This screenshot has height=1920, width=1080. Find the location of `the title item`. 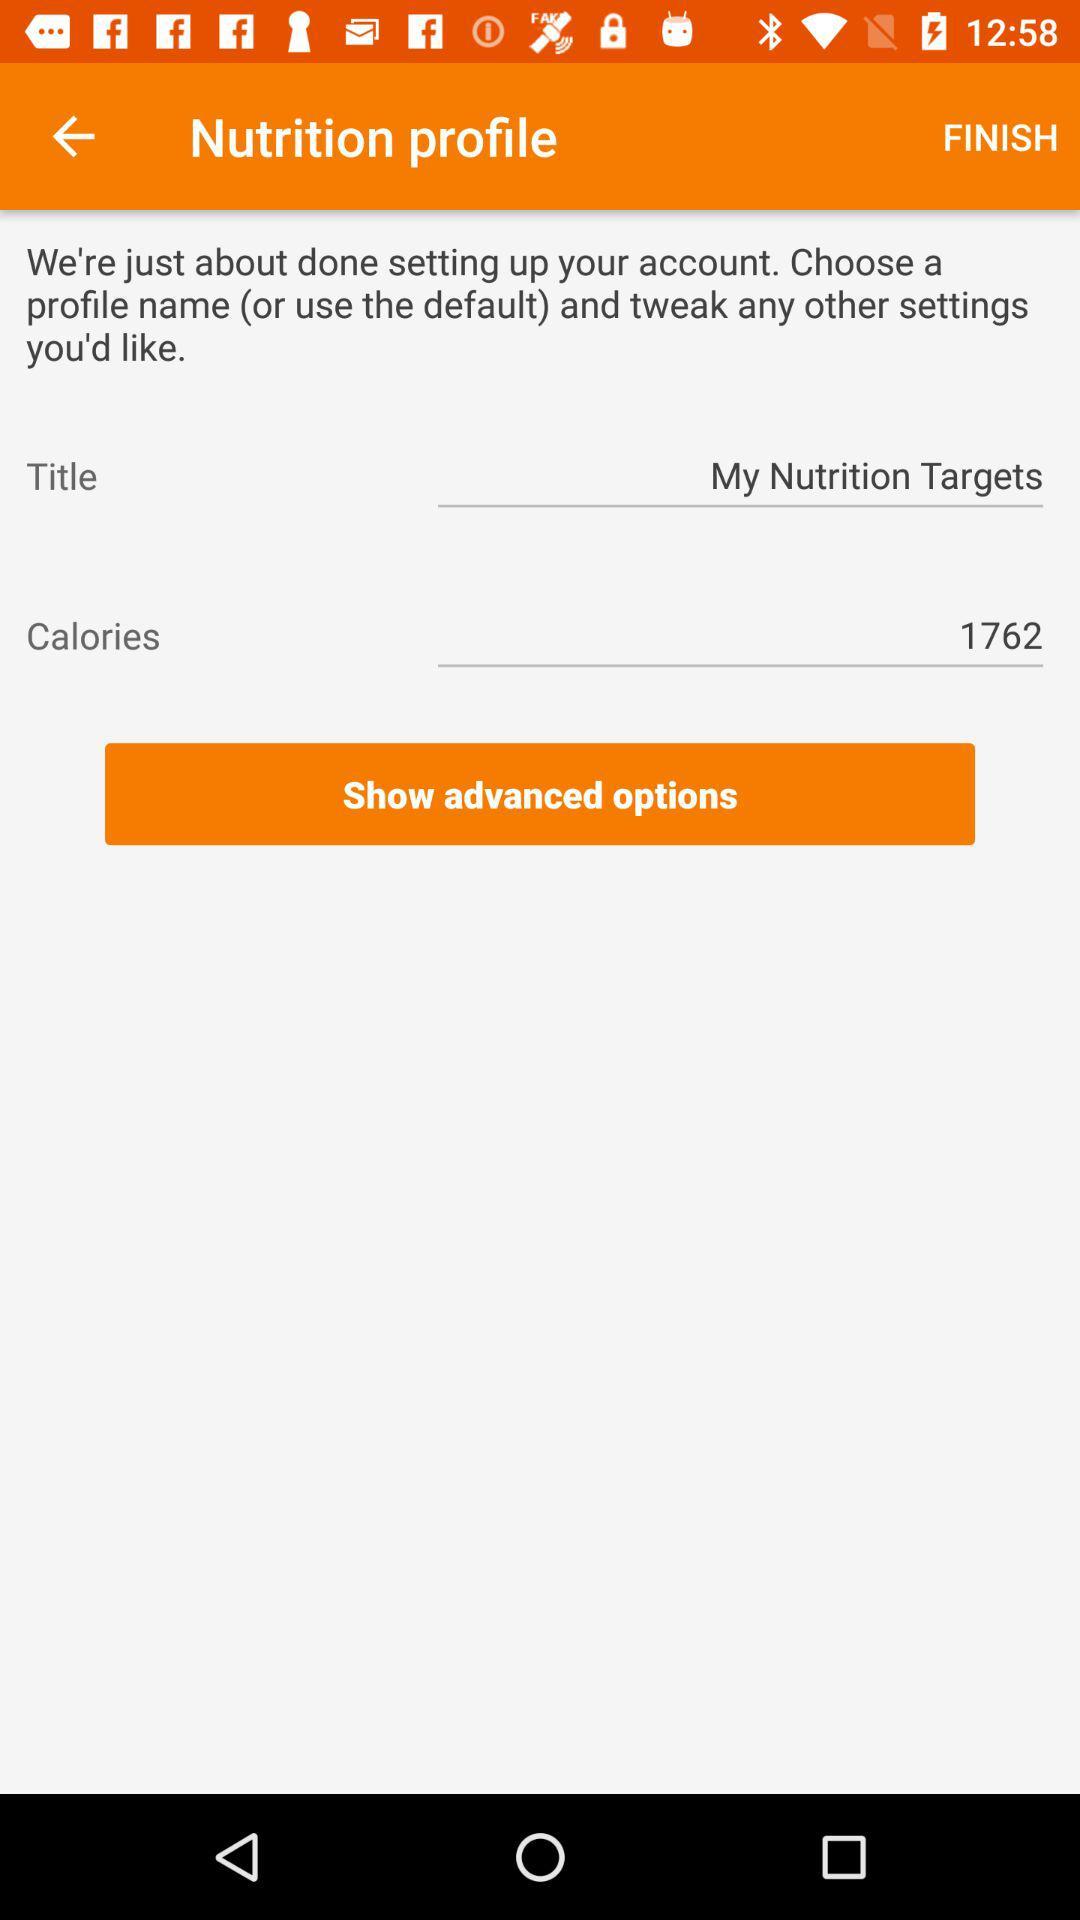

the title item is located at coordinates (213, 474).